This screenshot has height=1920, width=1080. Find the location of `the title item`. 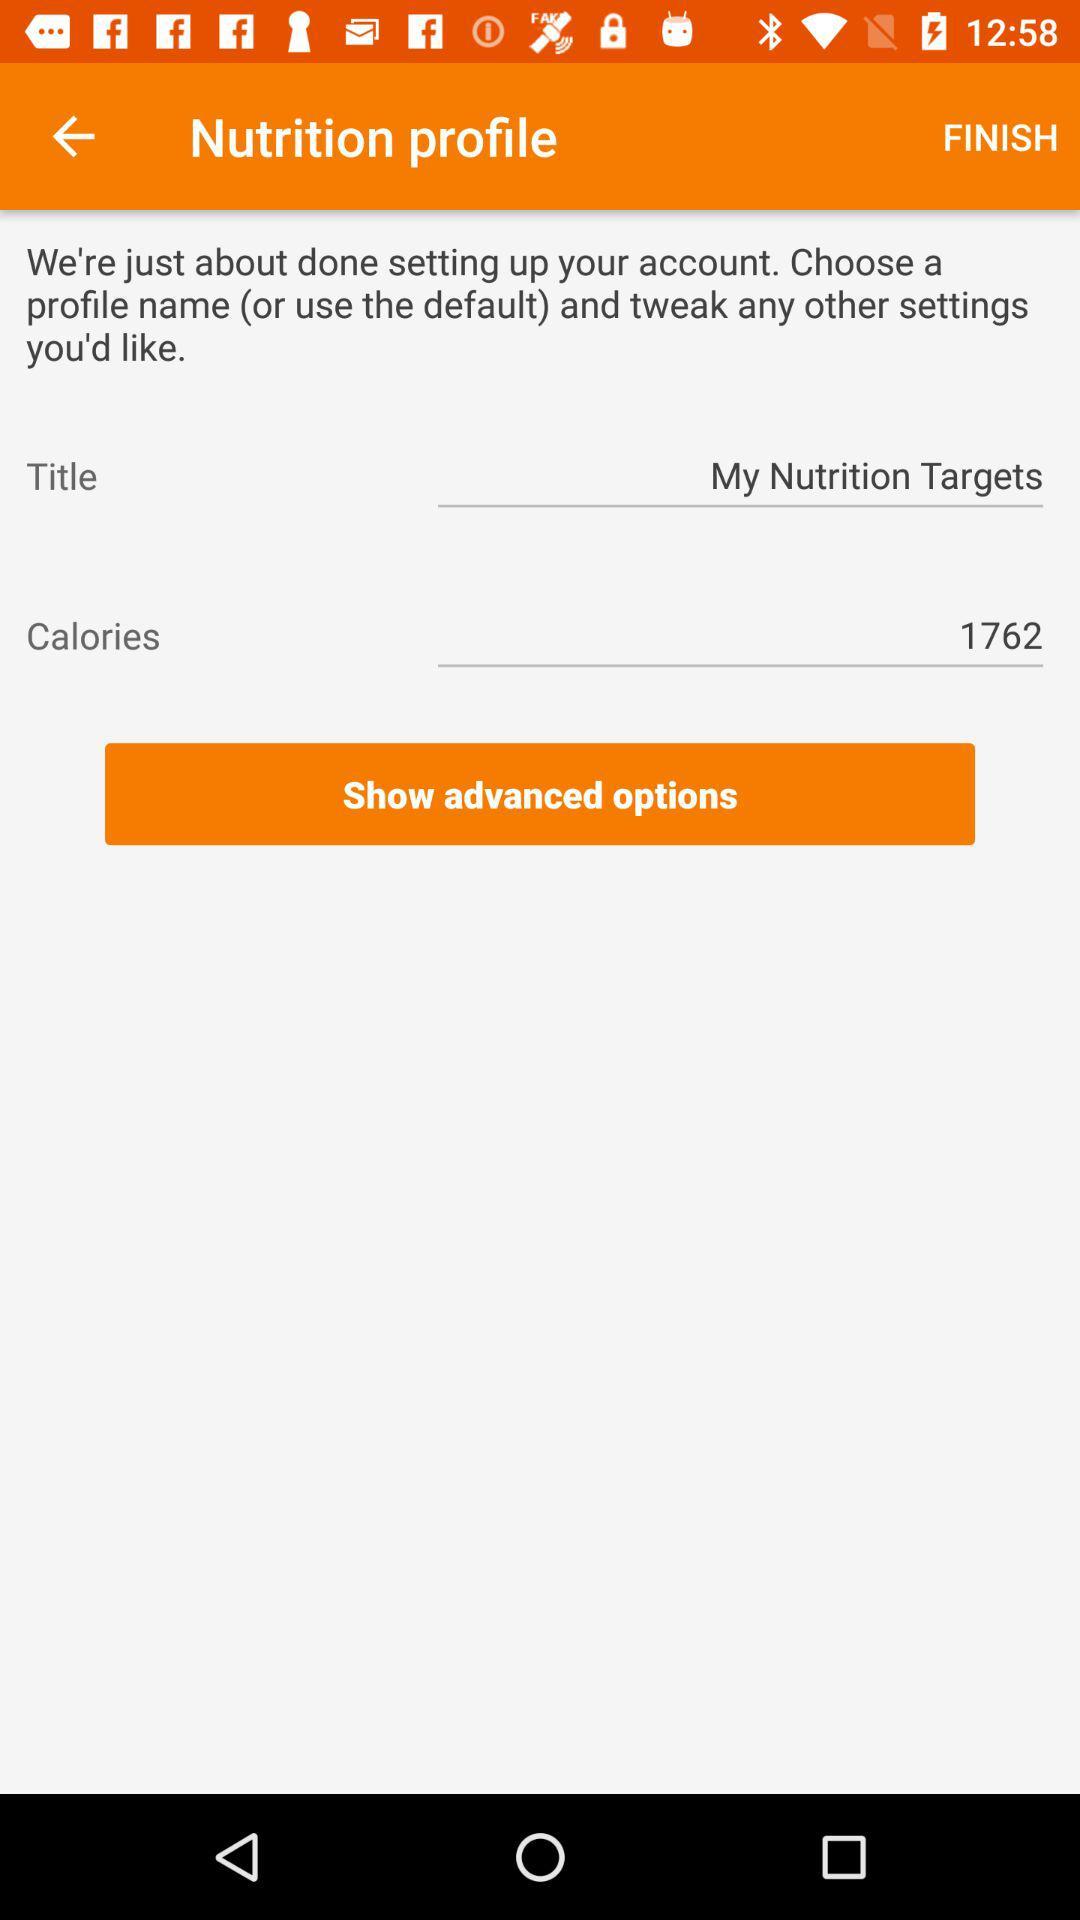

the title item is located at coordinates (213, 474).